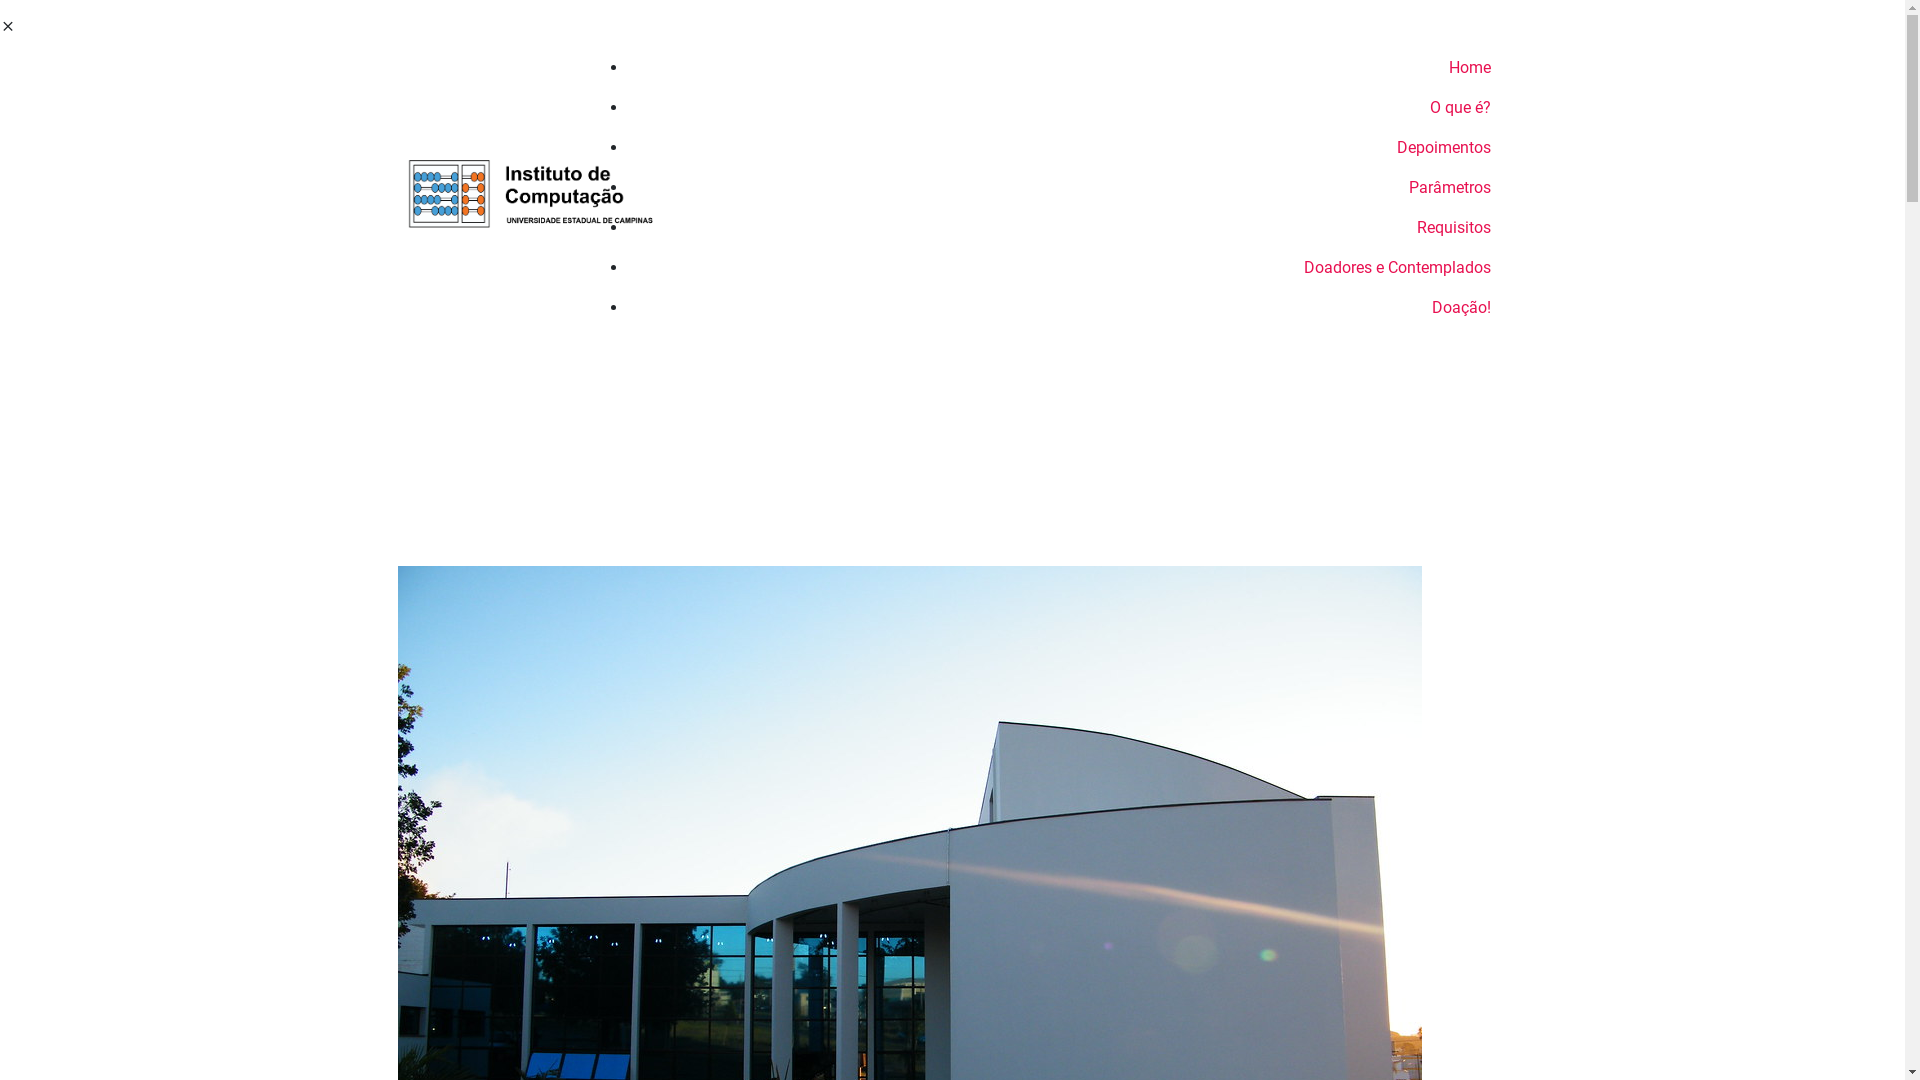  Describe the element at coordinates (1067, 146) in the screenshot. I see `'Depoimentos'` at that location.